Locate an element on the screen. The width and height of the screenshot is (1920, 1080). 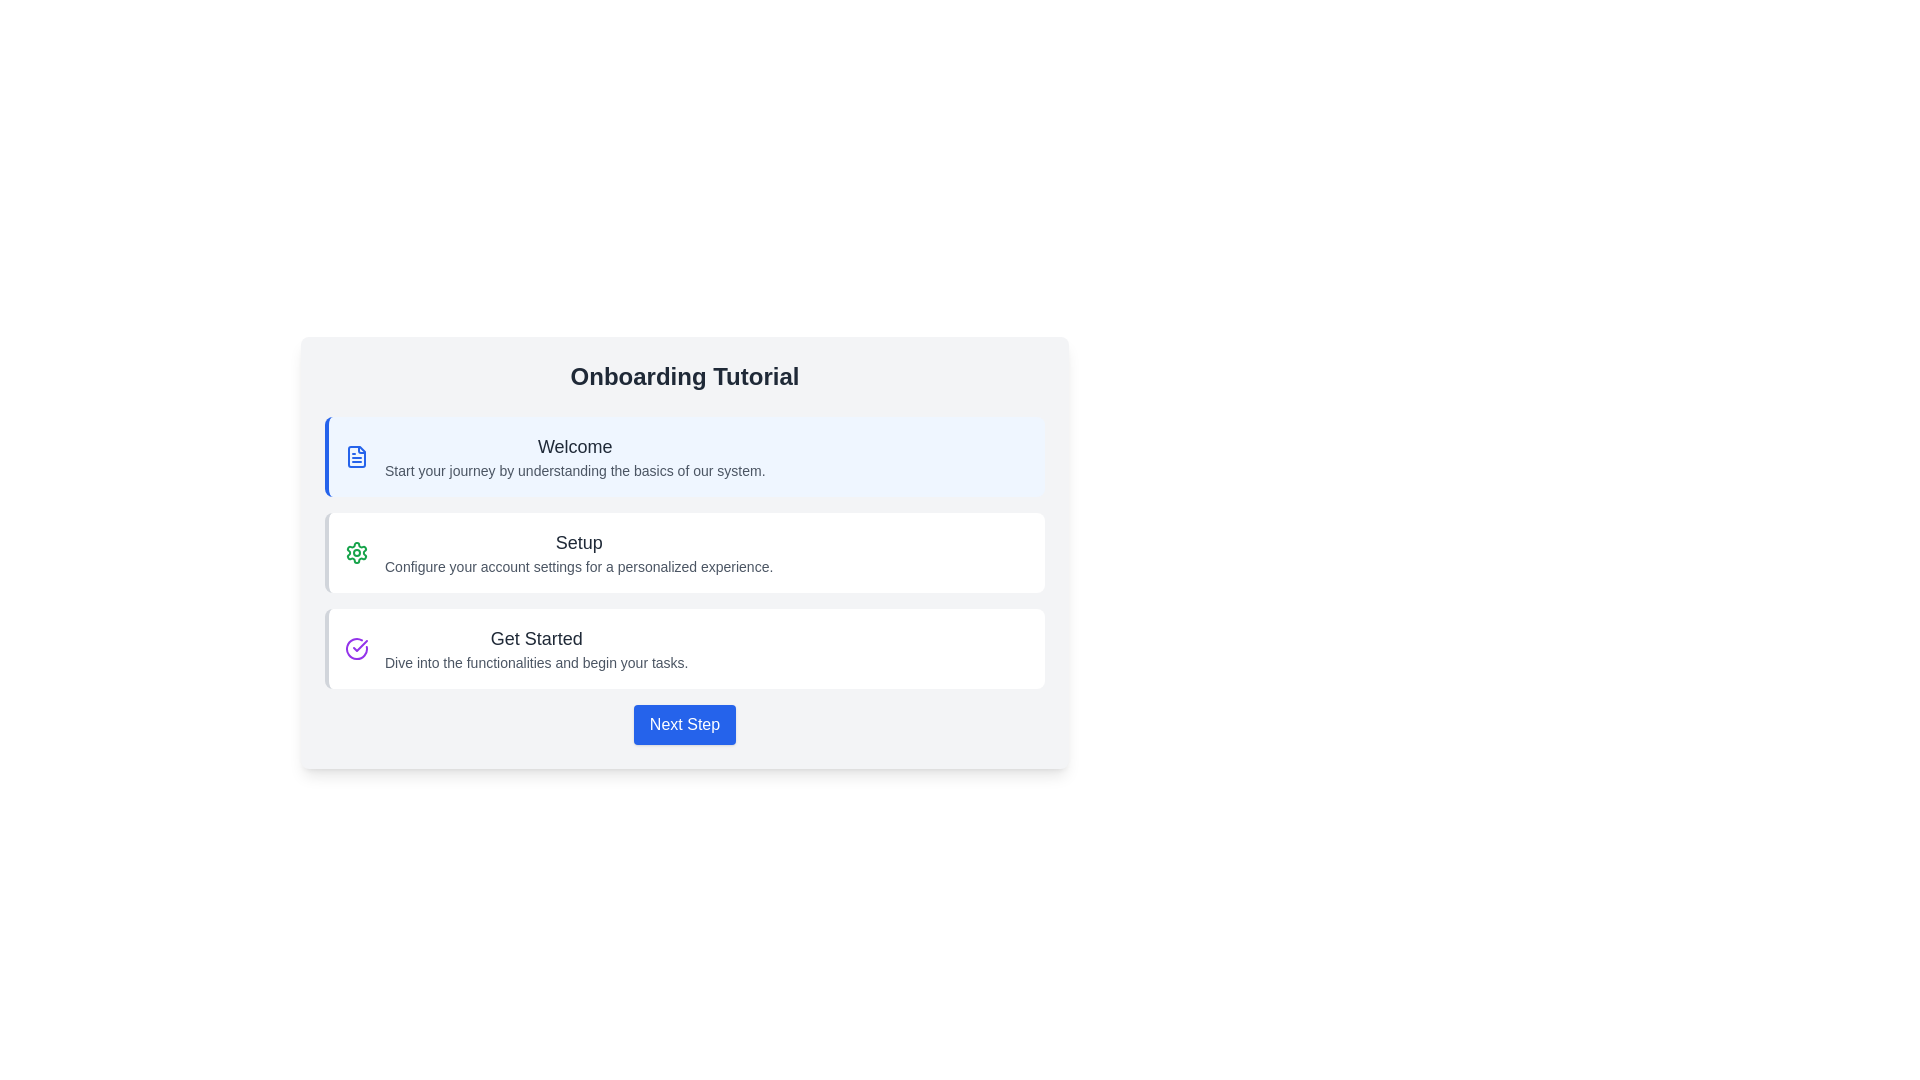
the headline text in the lower right area of the 'Get Started' section to highlight it is located at coordinates (536, 639).